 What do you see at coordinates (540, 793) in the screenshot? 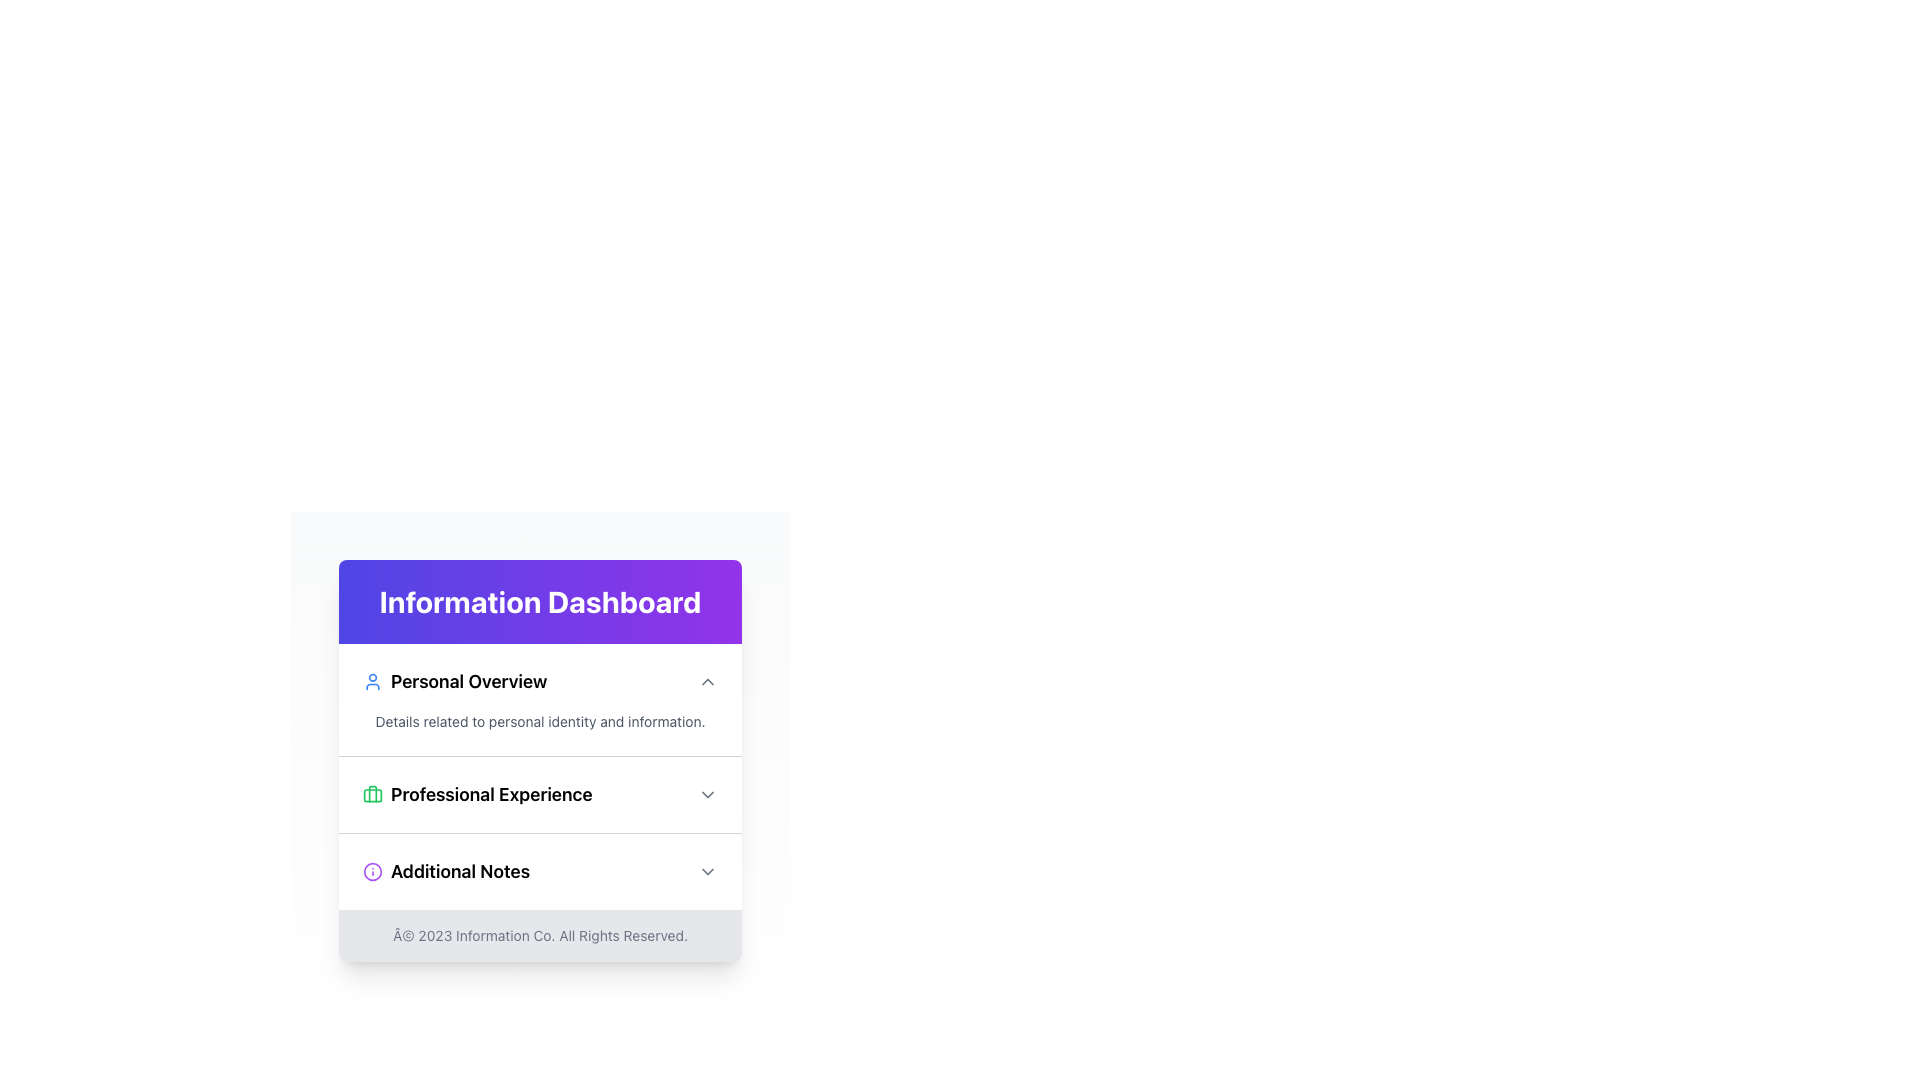
I see `the 'Professional Experience' label which features a briefcase icon on the left and a downward chevron on the right, located in the 'Information Dashboard' section` at bounding box center [540, 793].